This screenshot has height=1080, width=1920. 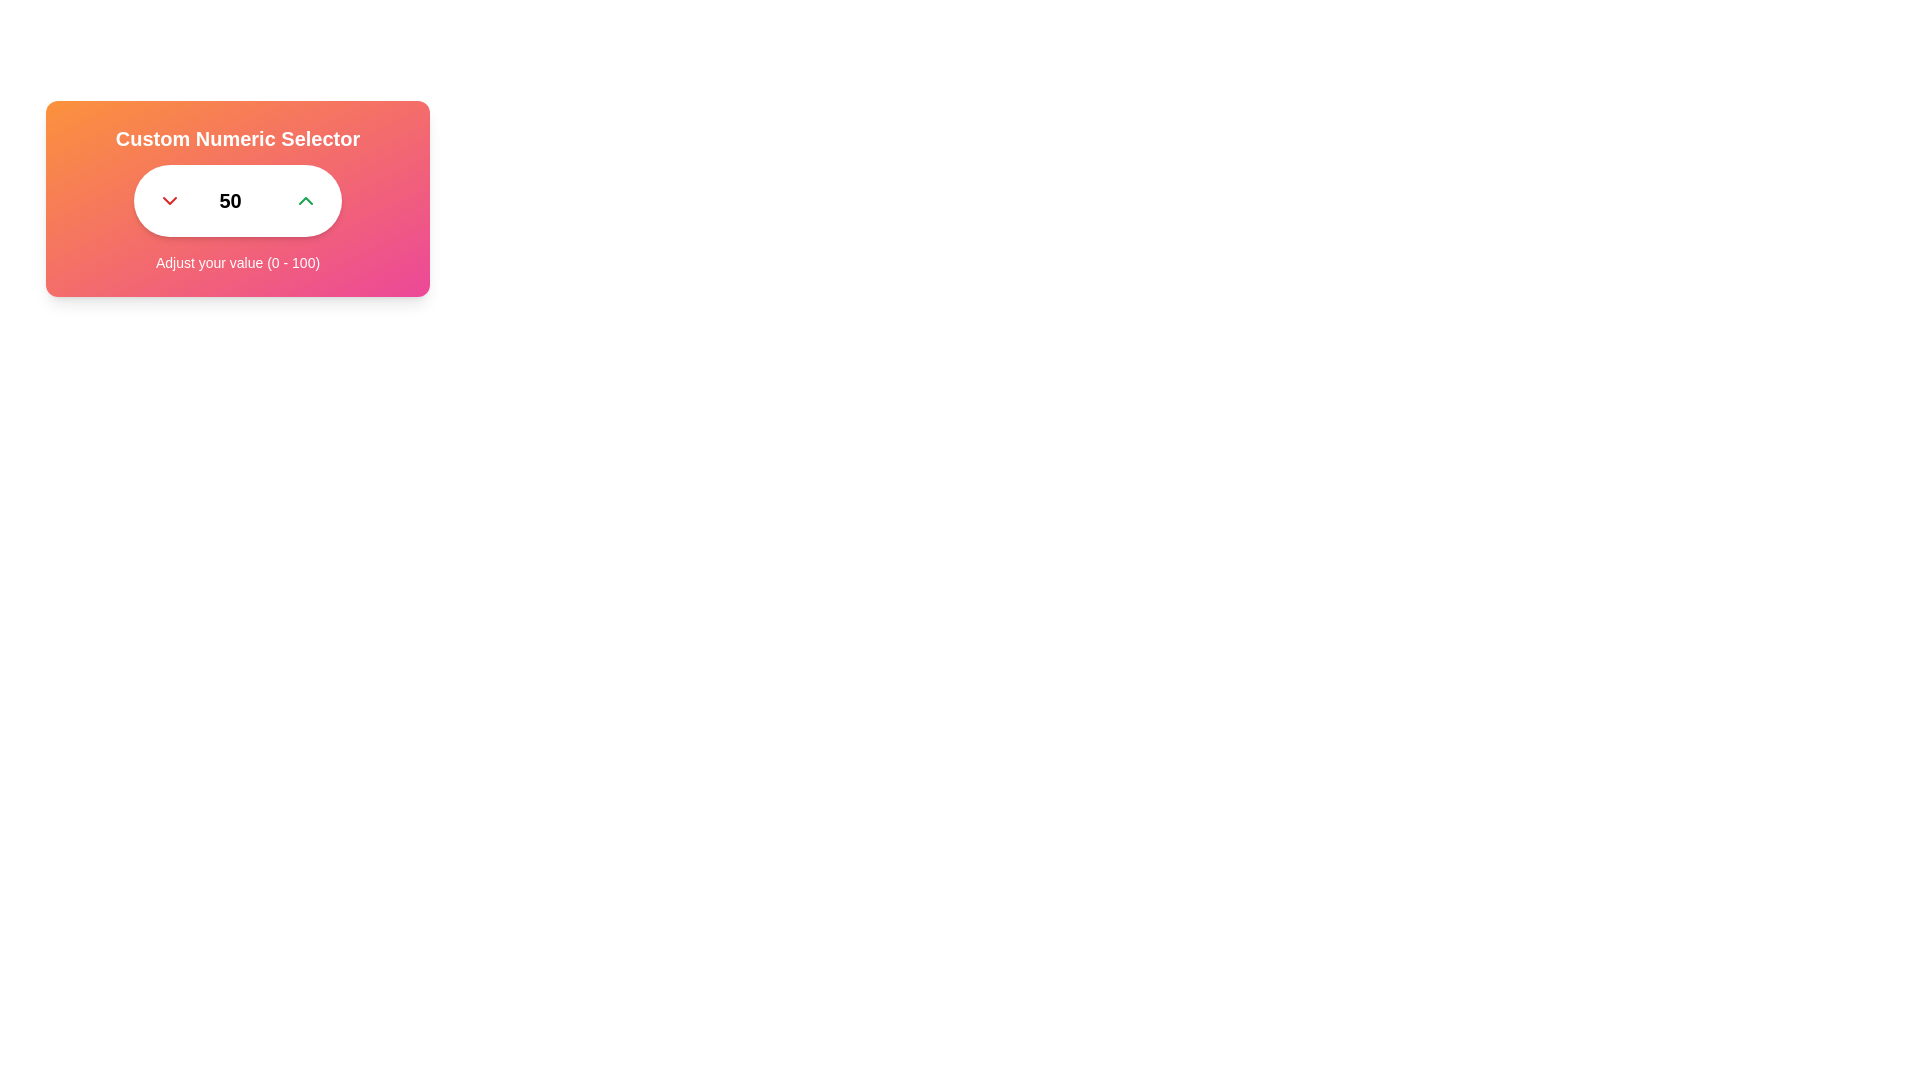 I want to click on the increment button located on the right side of the numeric selector layout to receive potential visual feedback, so click(x=305, y=200).